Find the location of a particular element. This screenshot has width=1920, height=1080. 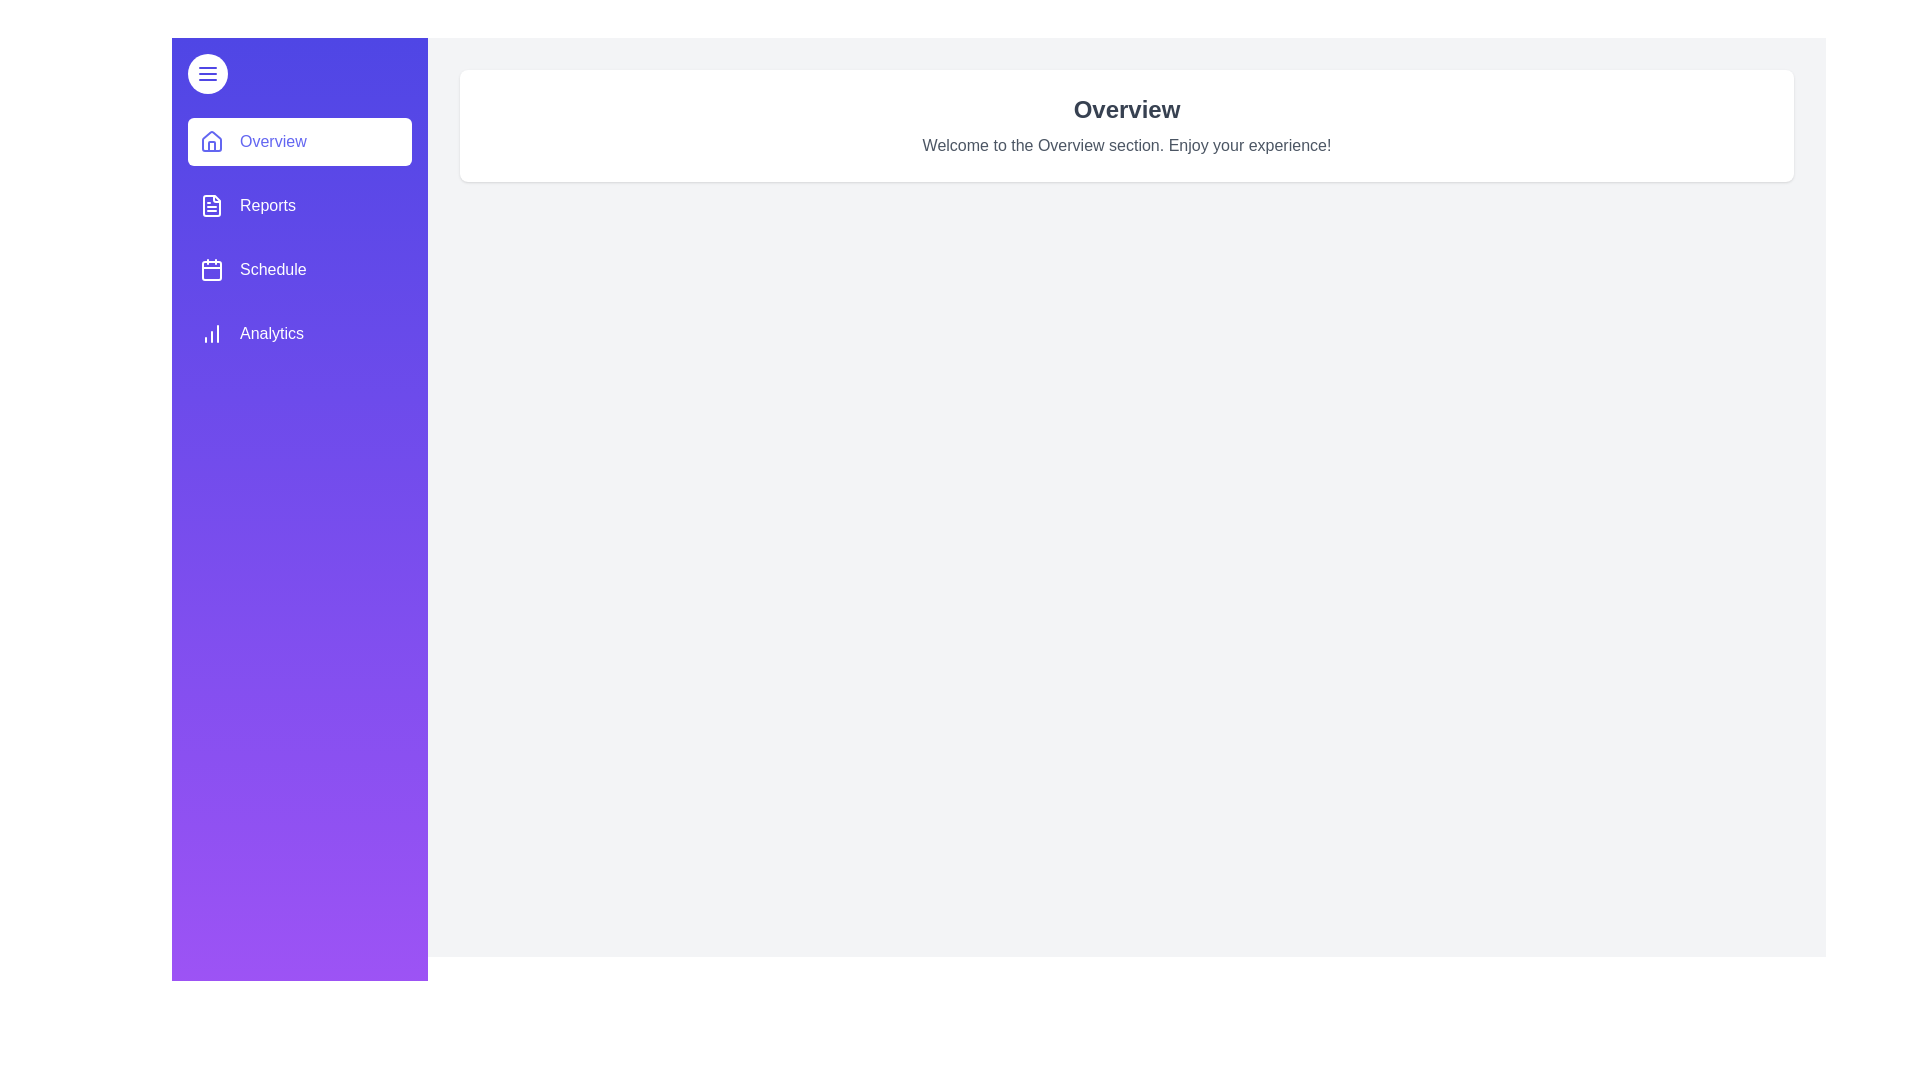

toggle button at the top-left corner of the drawer to toggle it open or closed is located at coordinates (207, 72).